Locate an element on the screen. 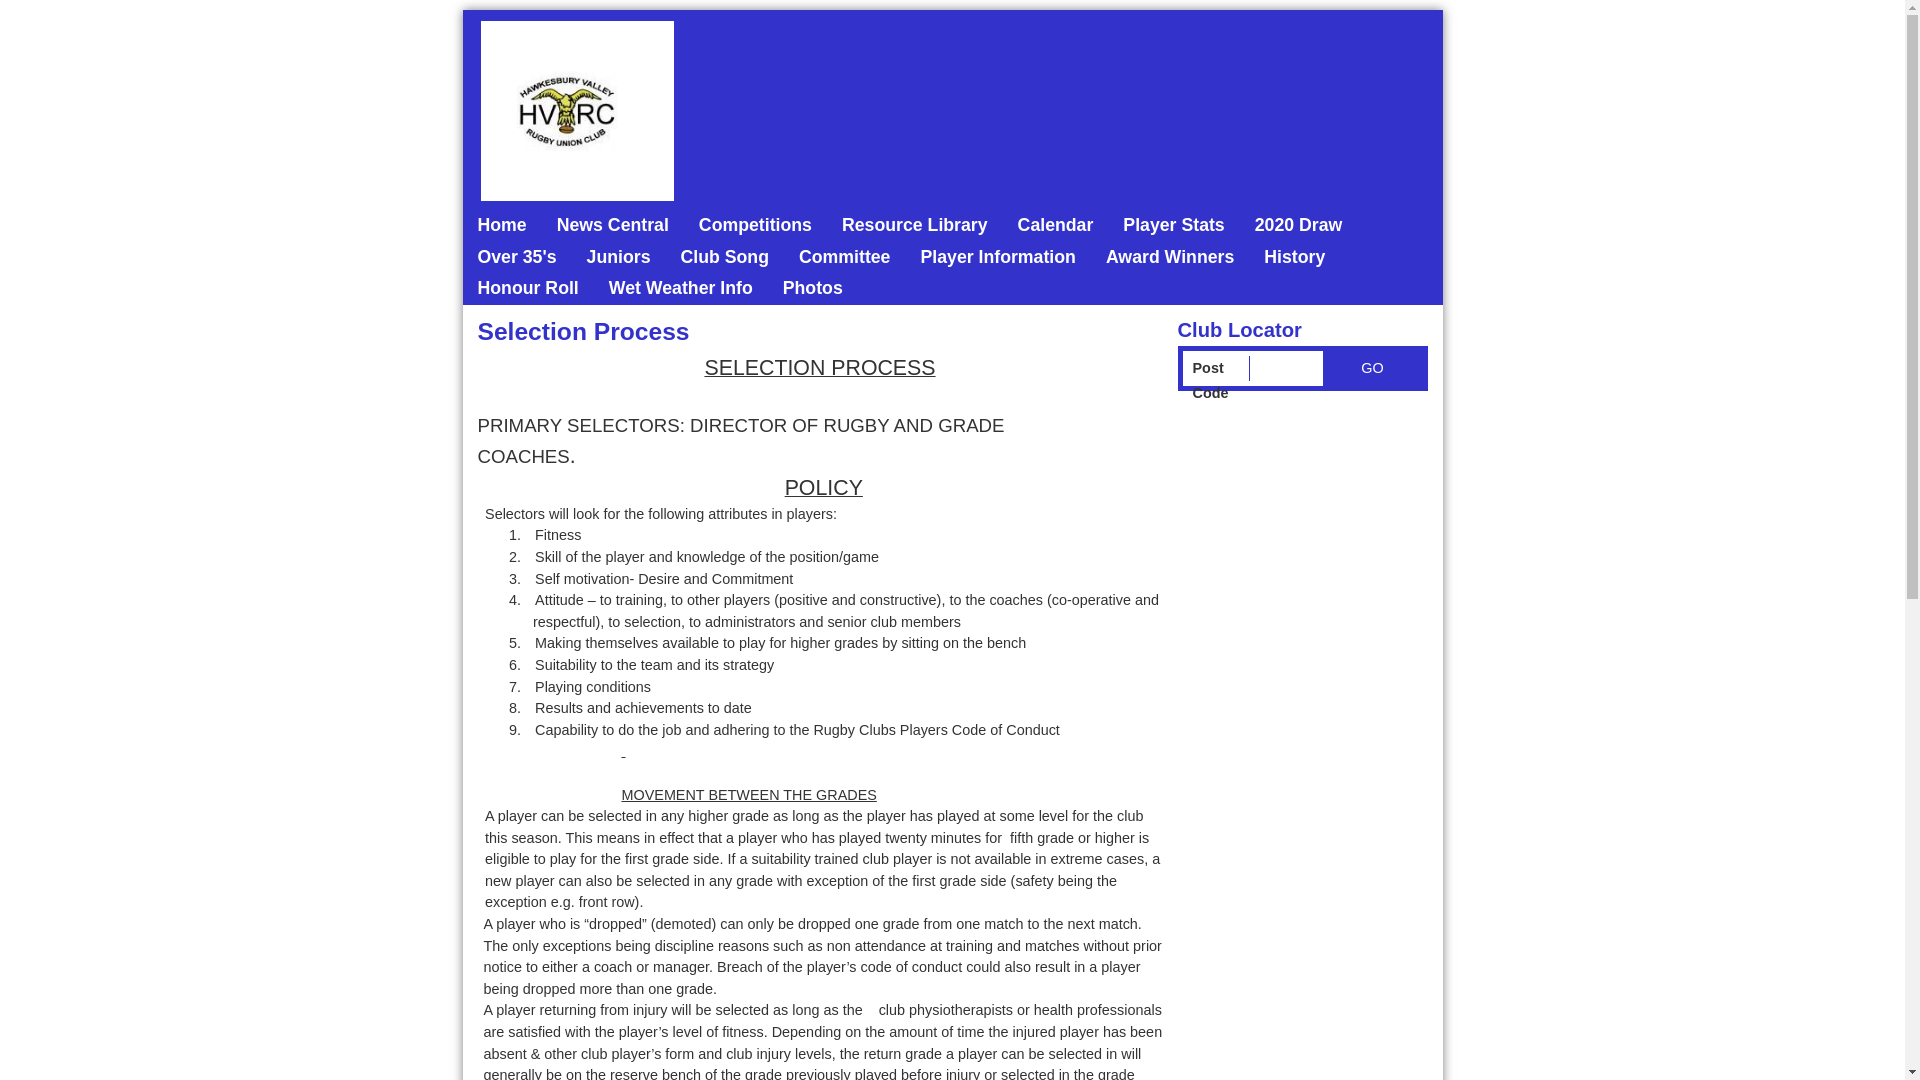  'Wet Weather Info' is located at coordinates (681, 289).